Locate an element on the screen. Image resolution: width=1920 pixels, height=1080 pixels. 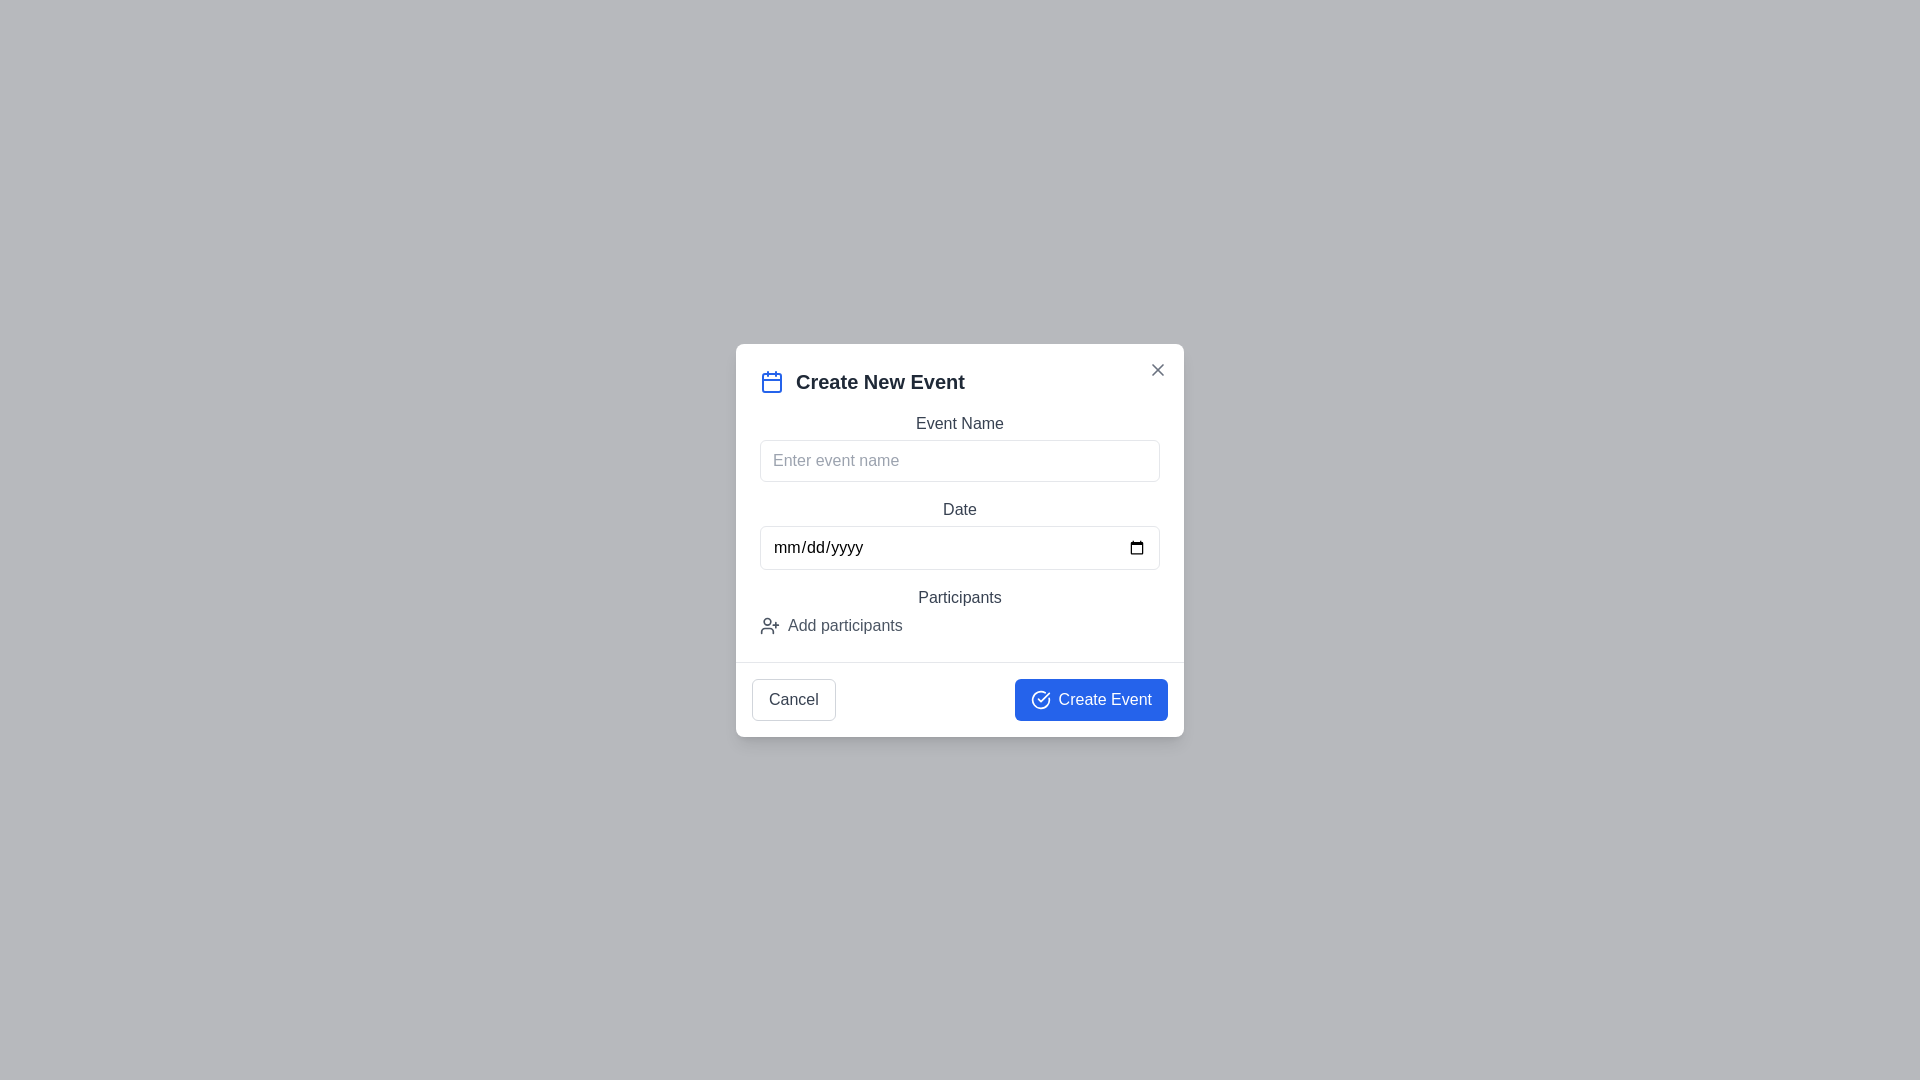
the icon representing adding a user, which features a circular head and a plus sign, located in the 'Add participants' section to the left of the 'Add participants' text is located at coordinates (768, 623).